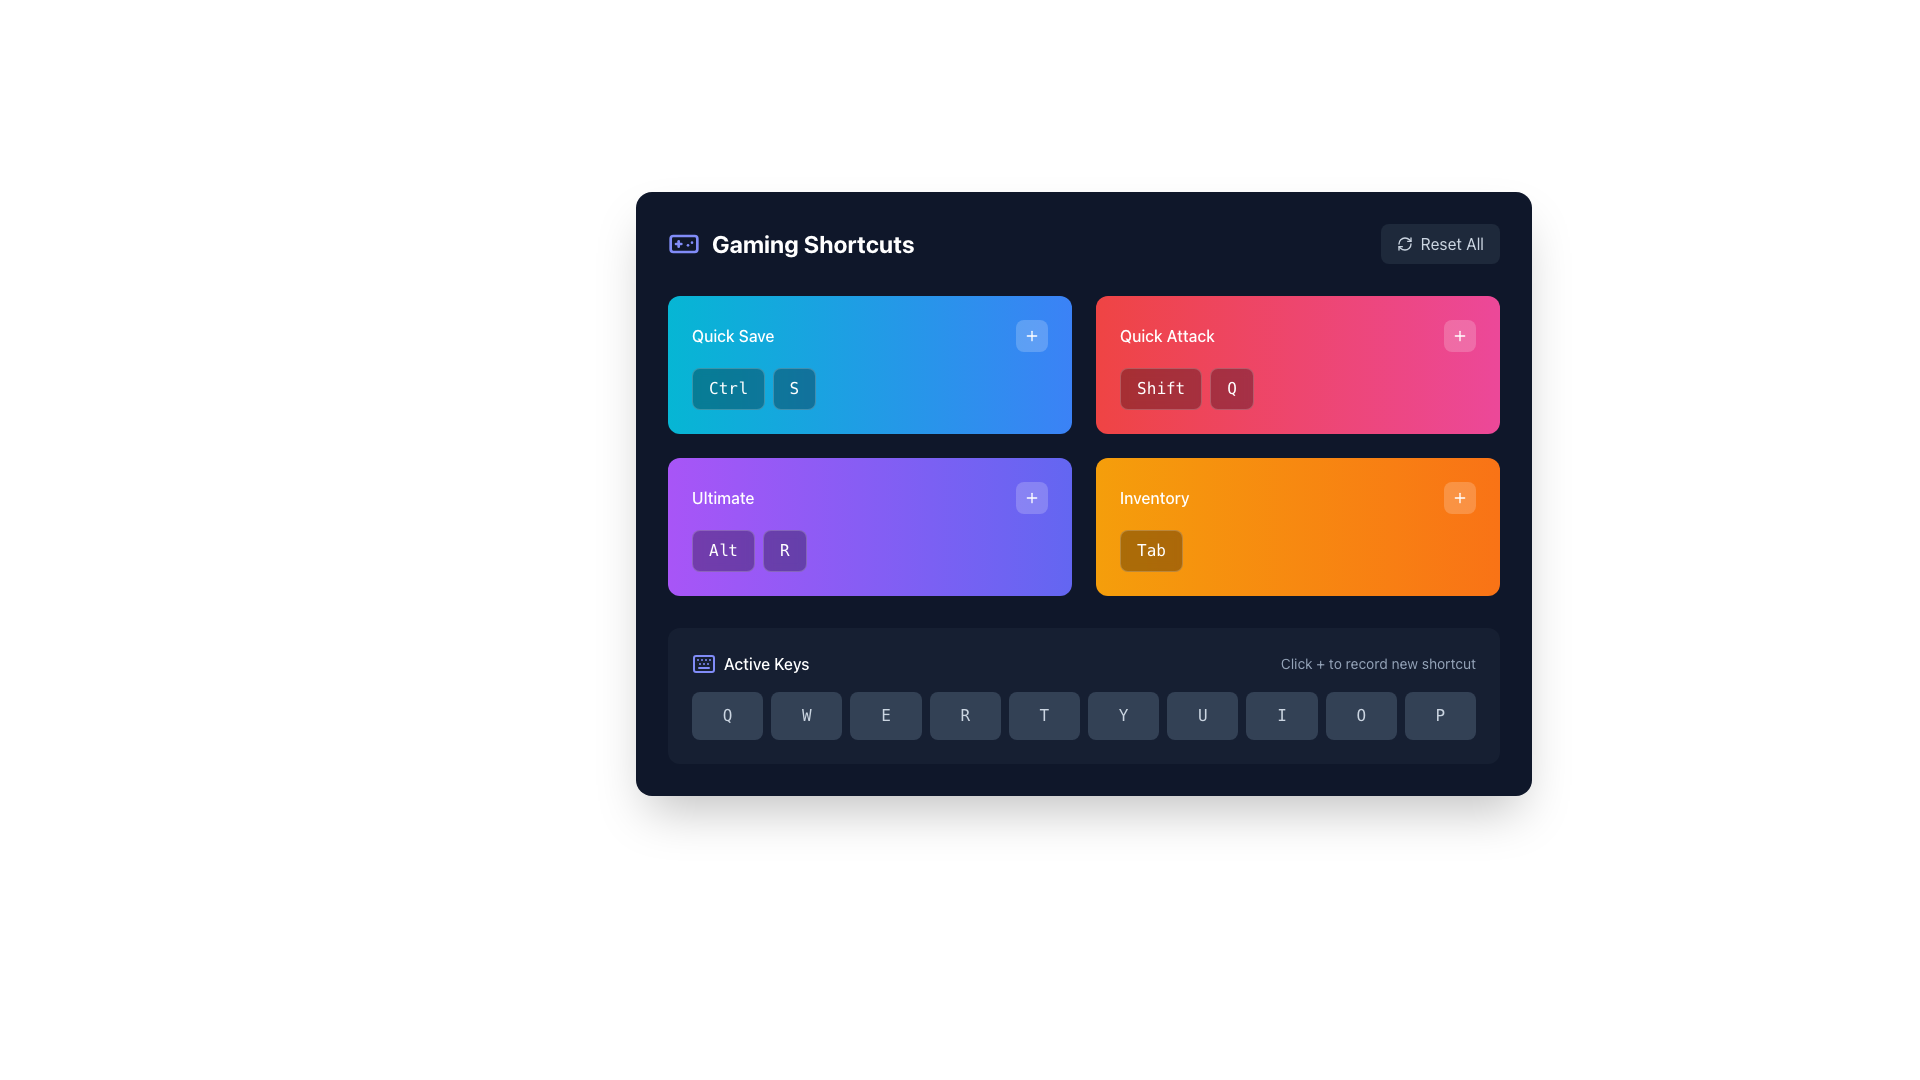 The height and width of the screenshot is (1080, 1920). I want to click on the 'Quick Save' button located at the top-right corner of its bounding box, so click(1032, 334).